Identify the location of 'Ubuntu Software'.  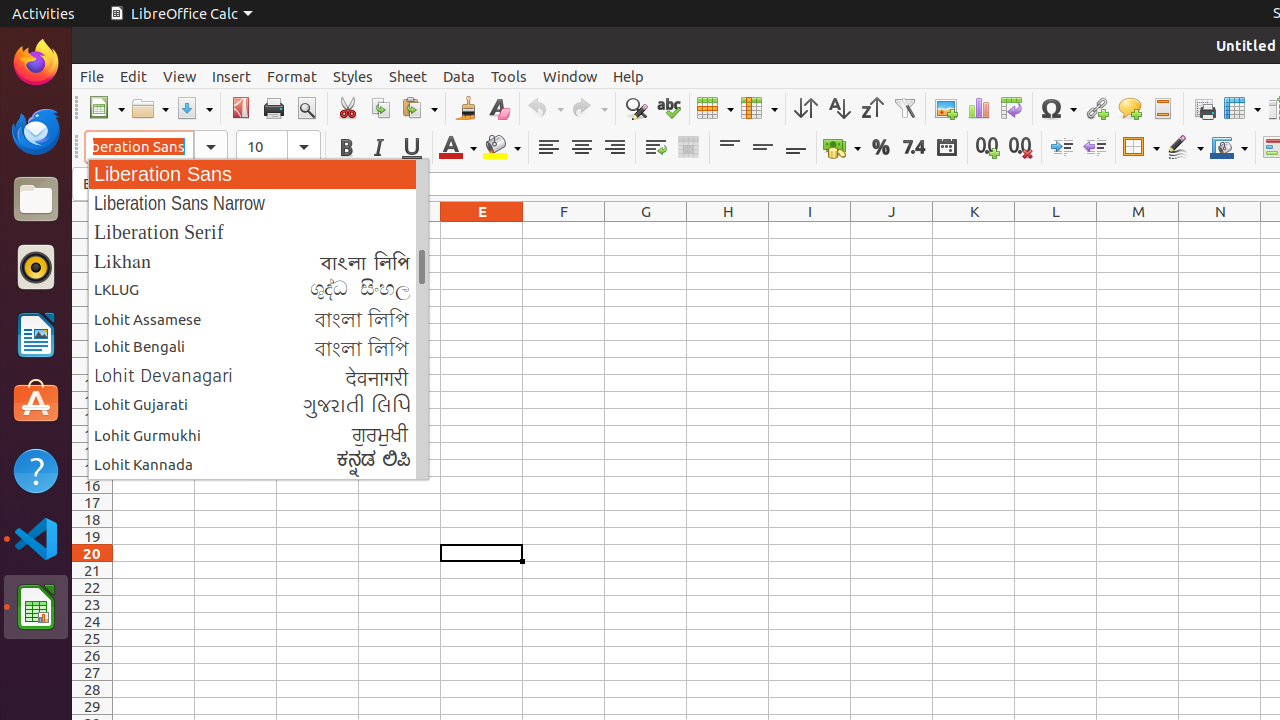
(35, 403).